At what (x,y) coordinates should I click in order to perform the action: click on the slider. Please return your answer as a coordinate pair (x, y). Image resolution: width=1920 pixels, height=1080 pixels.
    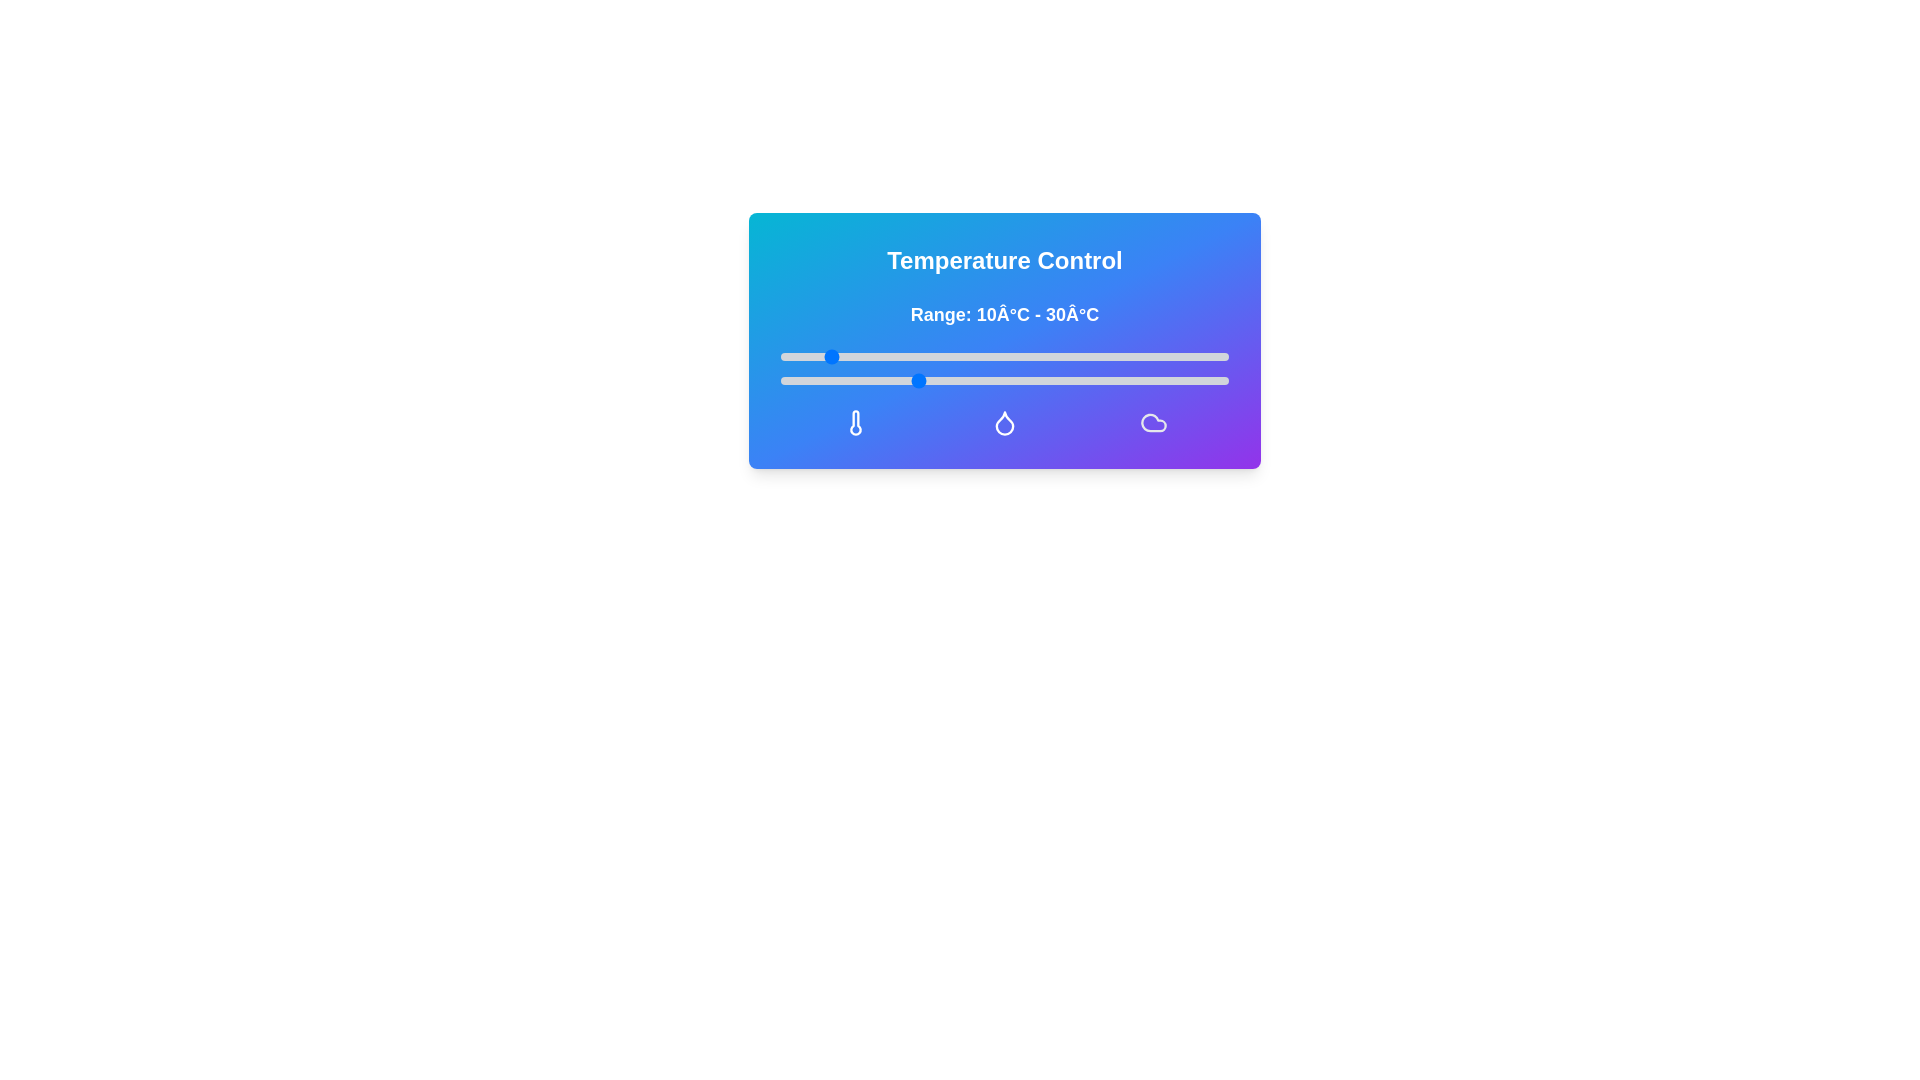
    Looking at the image, I should click on (1116, 381).